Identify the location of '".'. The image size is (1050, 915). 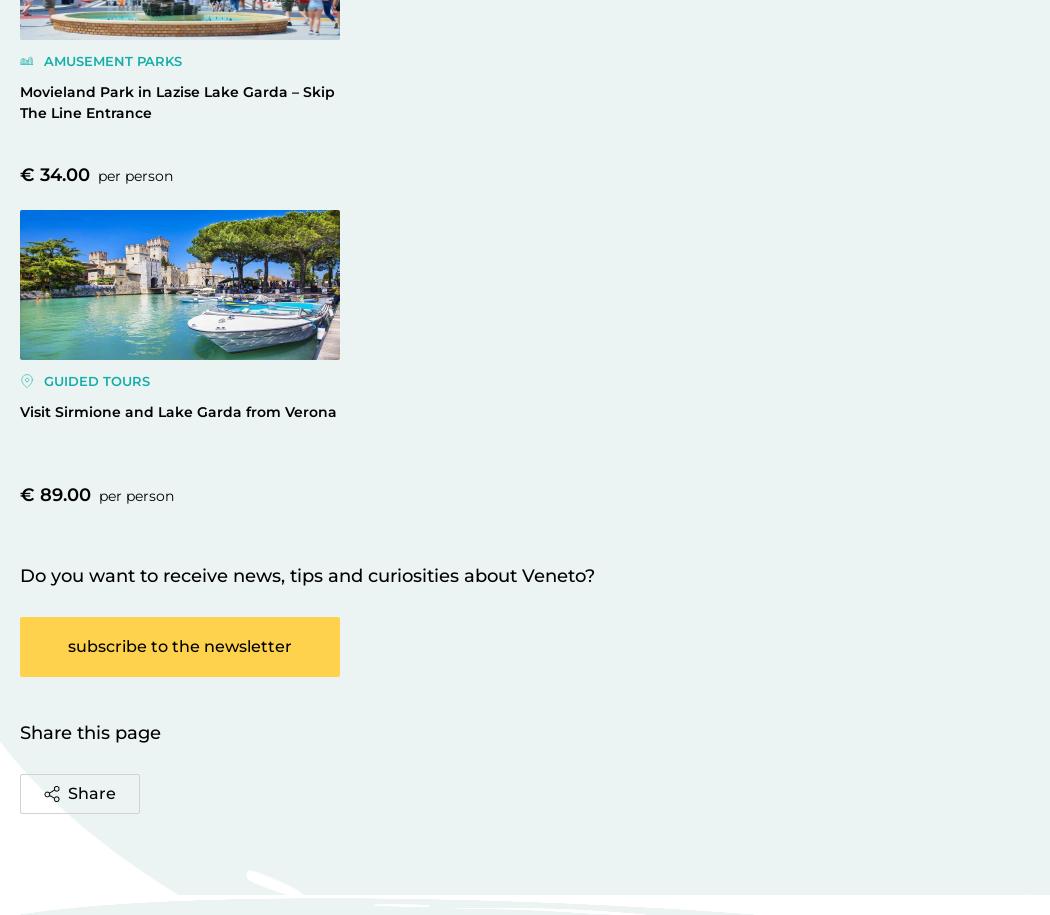
(779, 8).